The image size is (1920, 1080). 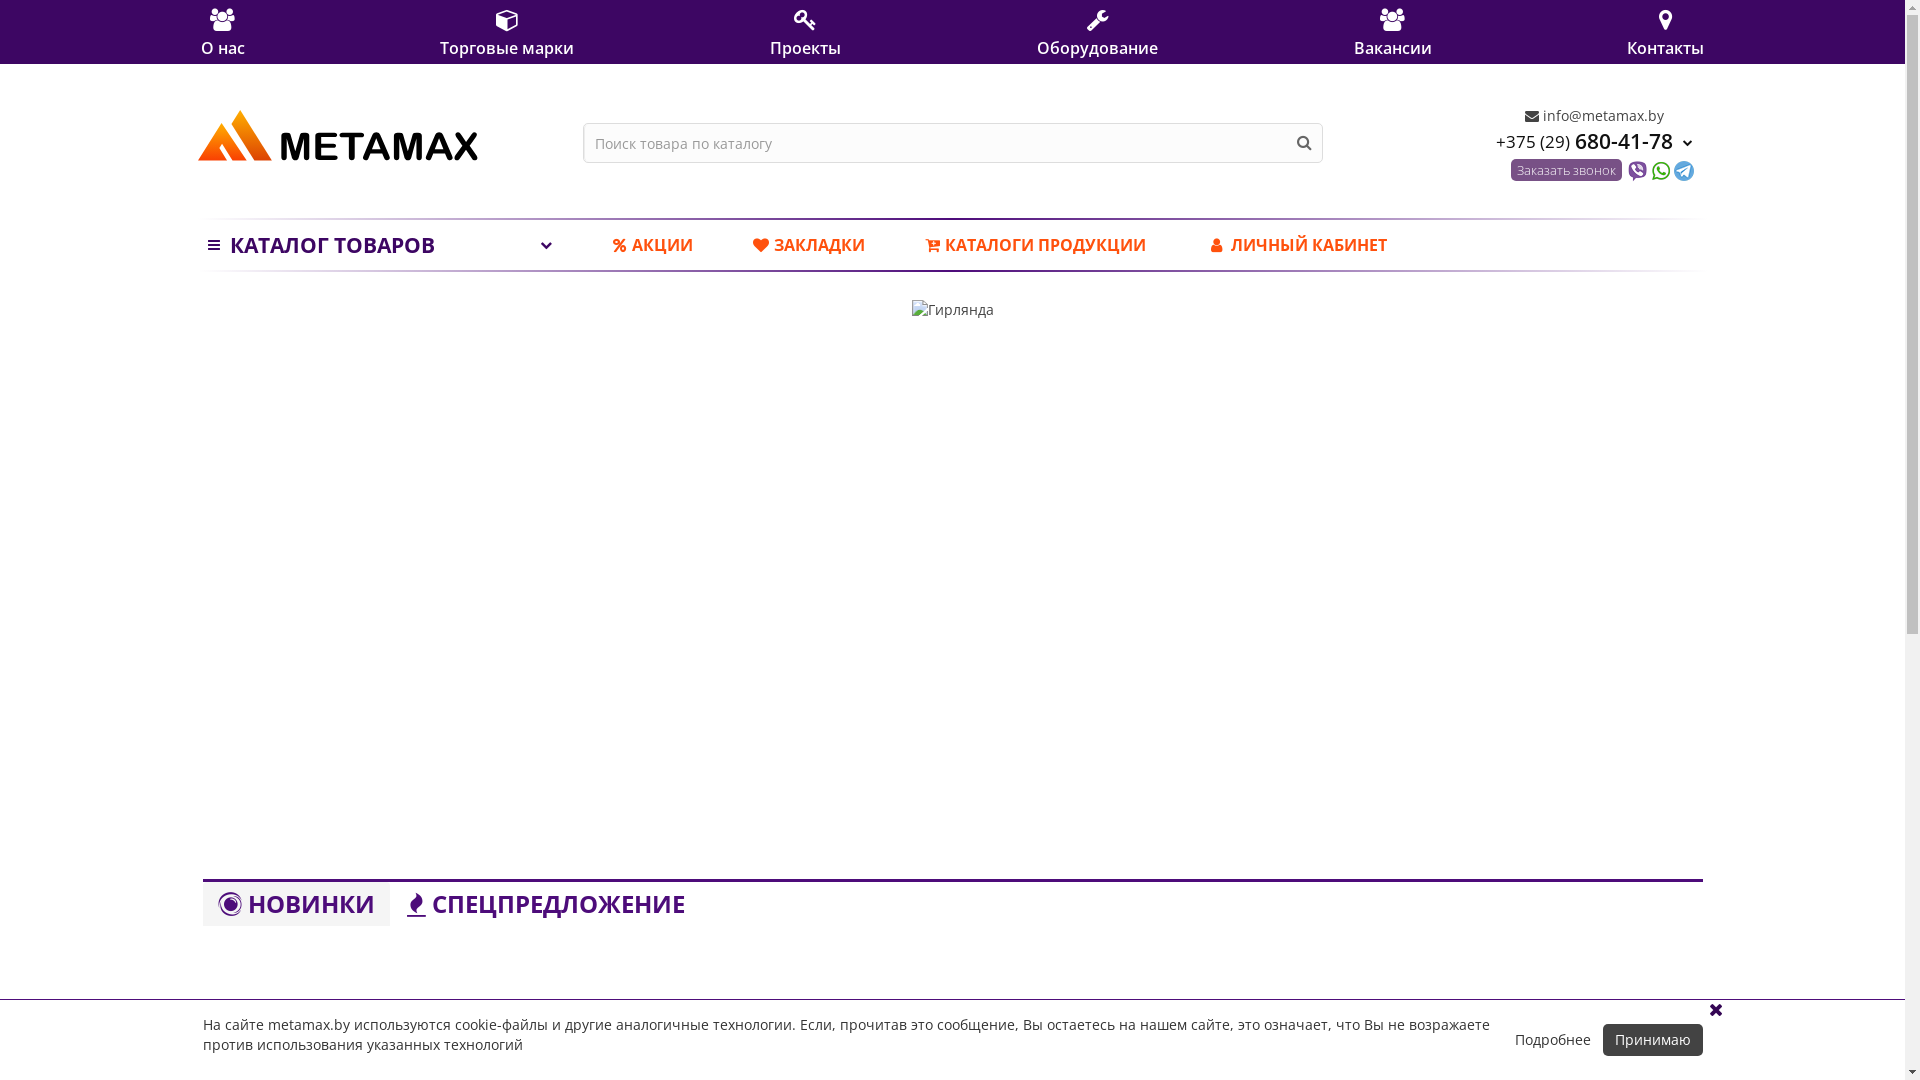 What do you see at coordinates (337, 135) in the screenshot?
I see `'Metamax.by'` at bounding box center [337, 135].